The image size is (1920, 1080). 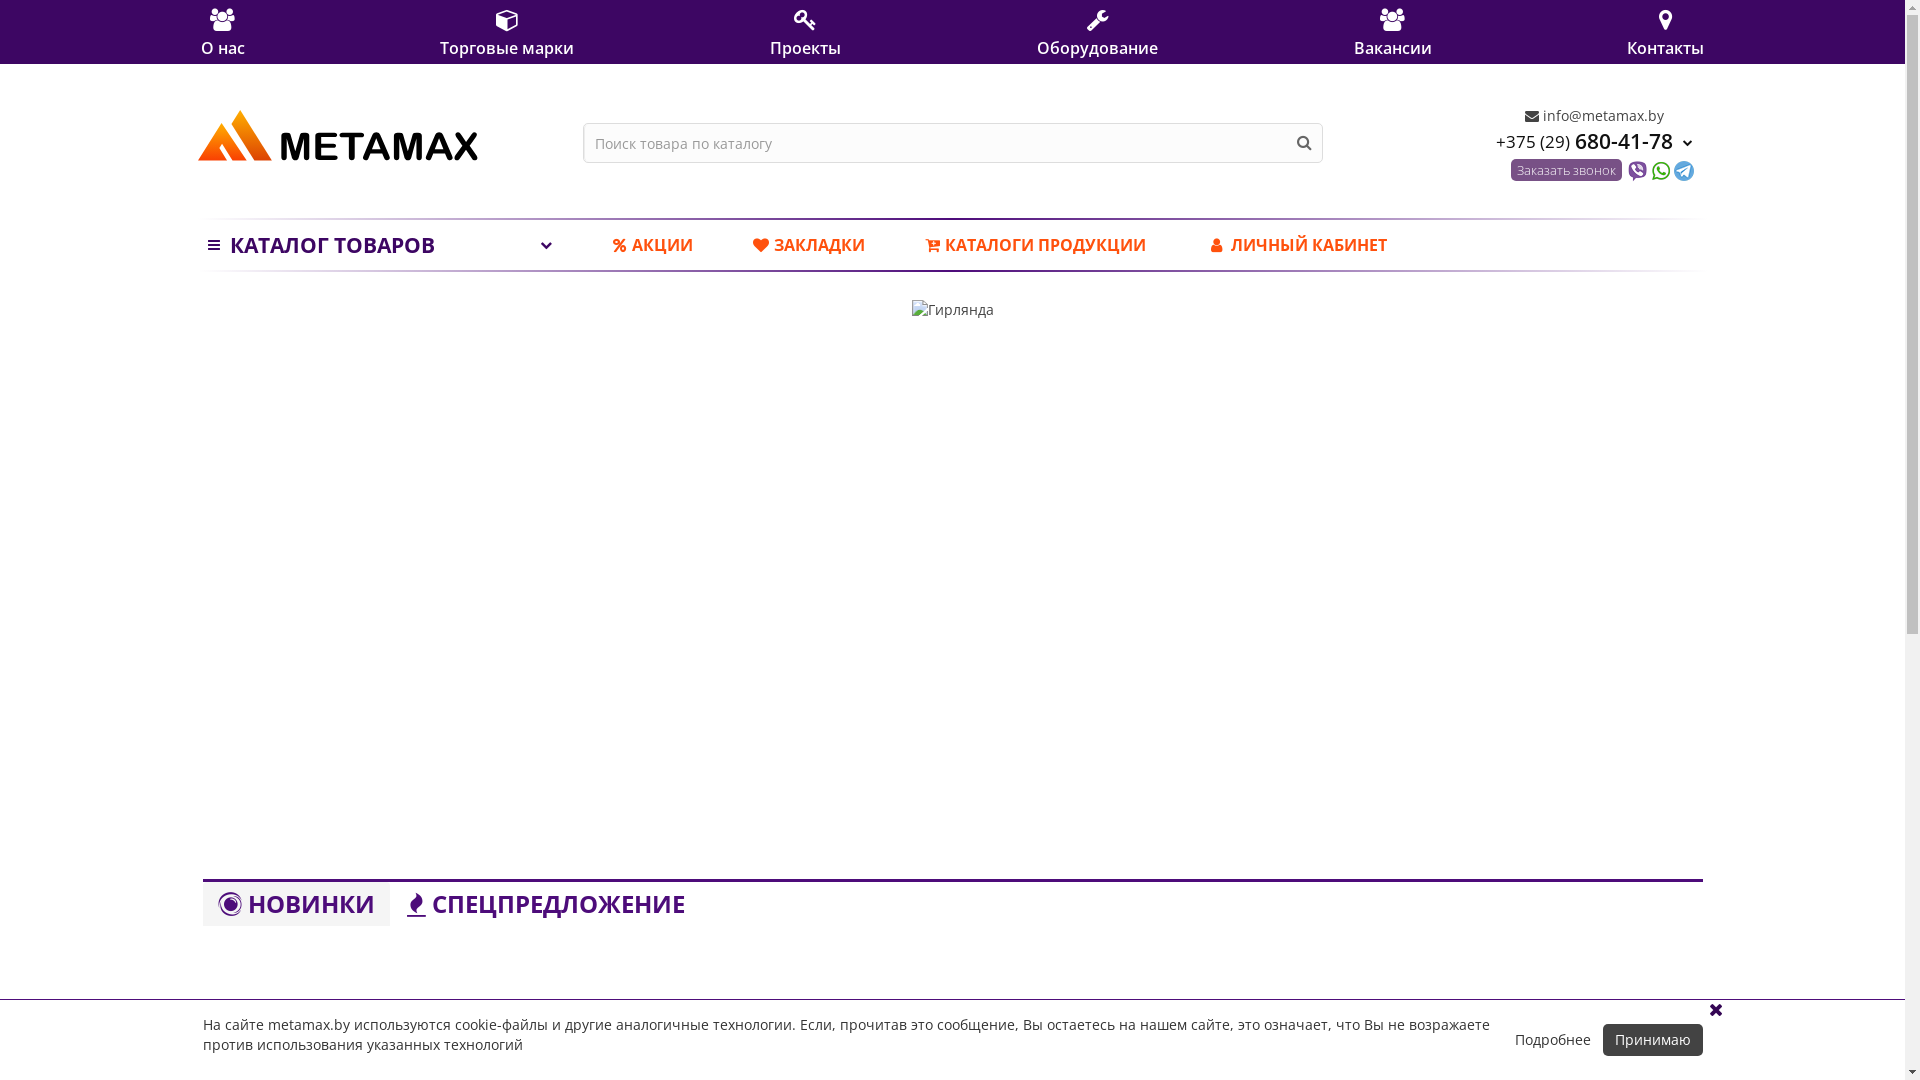 What do you see at coordinates (337, 135) in the screenshot?
I see `'Metamax.by'` at bounding box center [337, 135].